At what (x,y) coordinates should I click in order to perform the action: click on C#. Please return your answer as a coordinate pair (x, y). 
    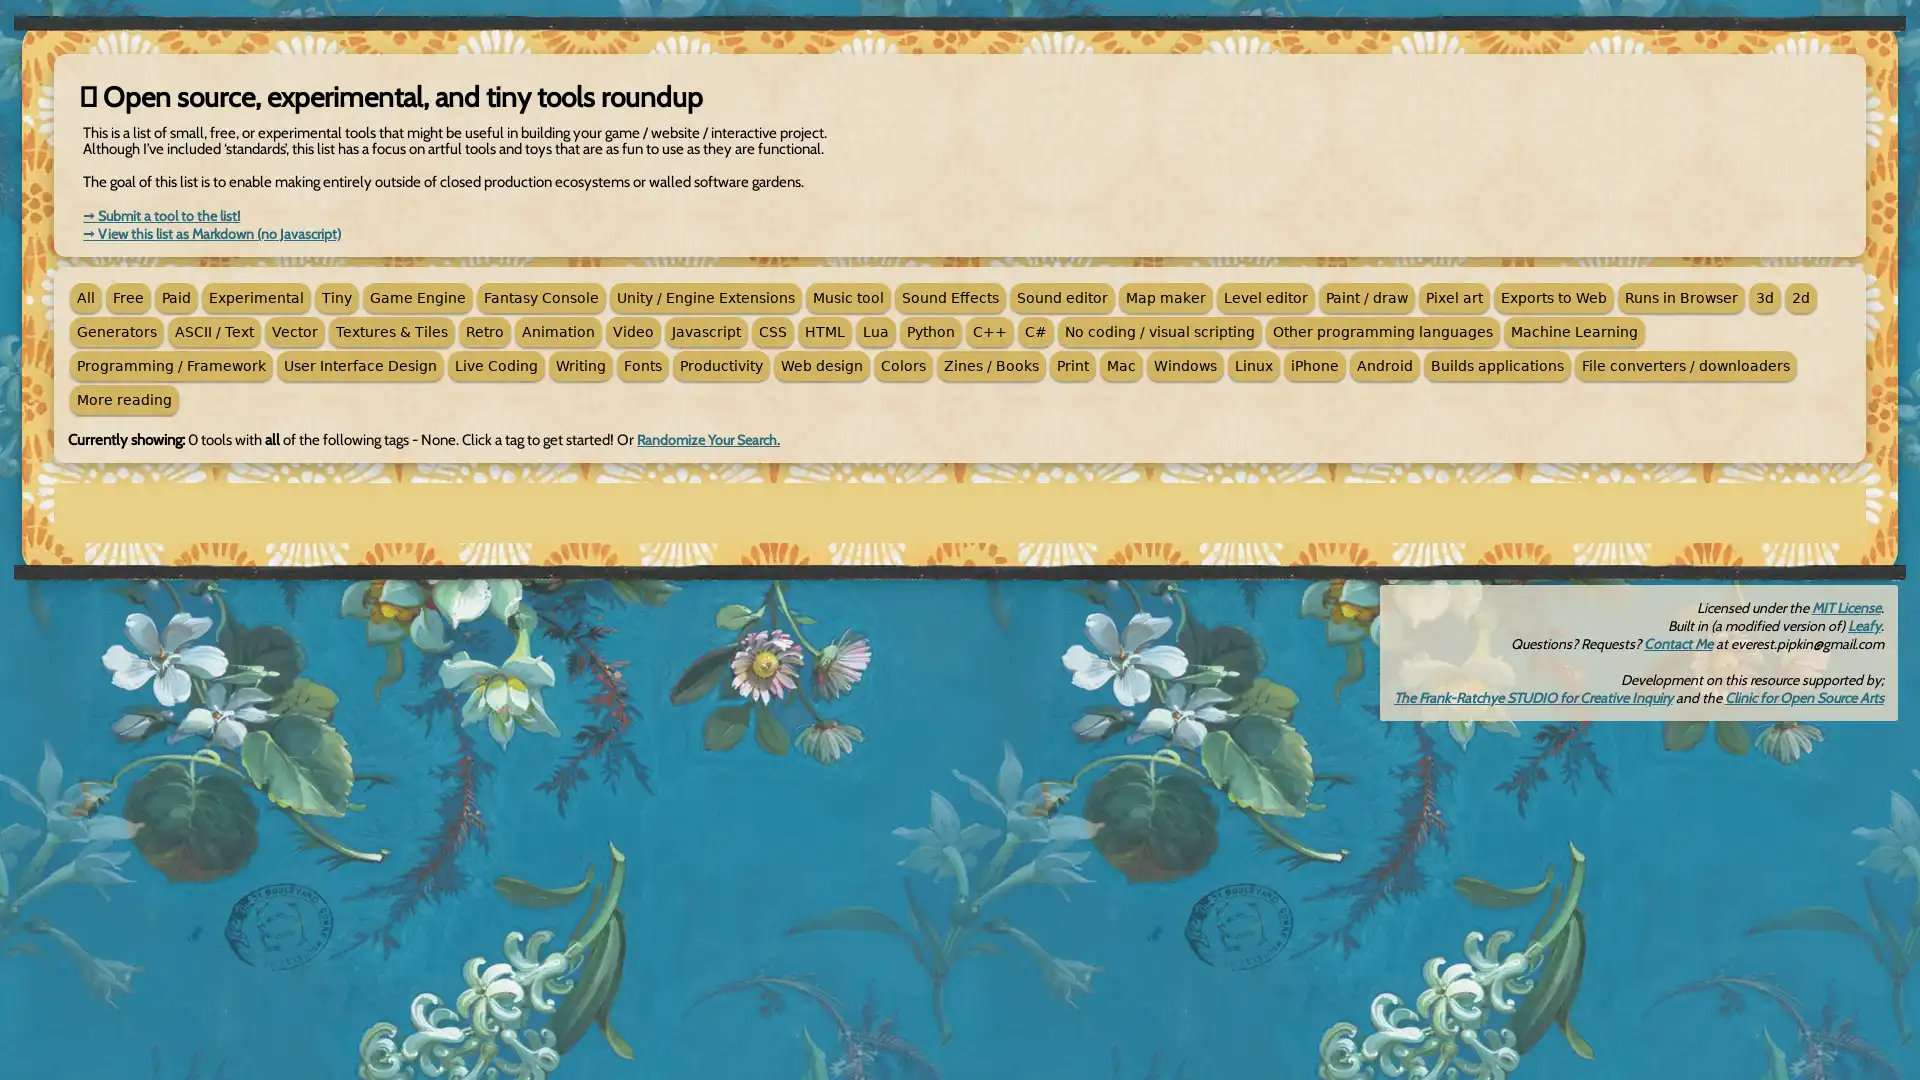
    Looking at the image, I should click on (1036, 330).